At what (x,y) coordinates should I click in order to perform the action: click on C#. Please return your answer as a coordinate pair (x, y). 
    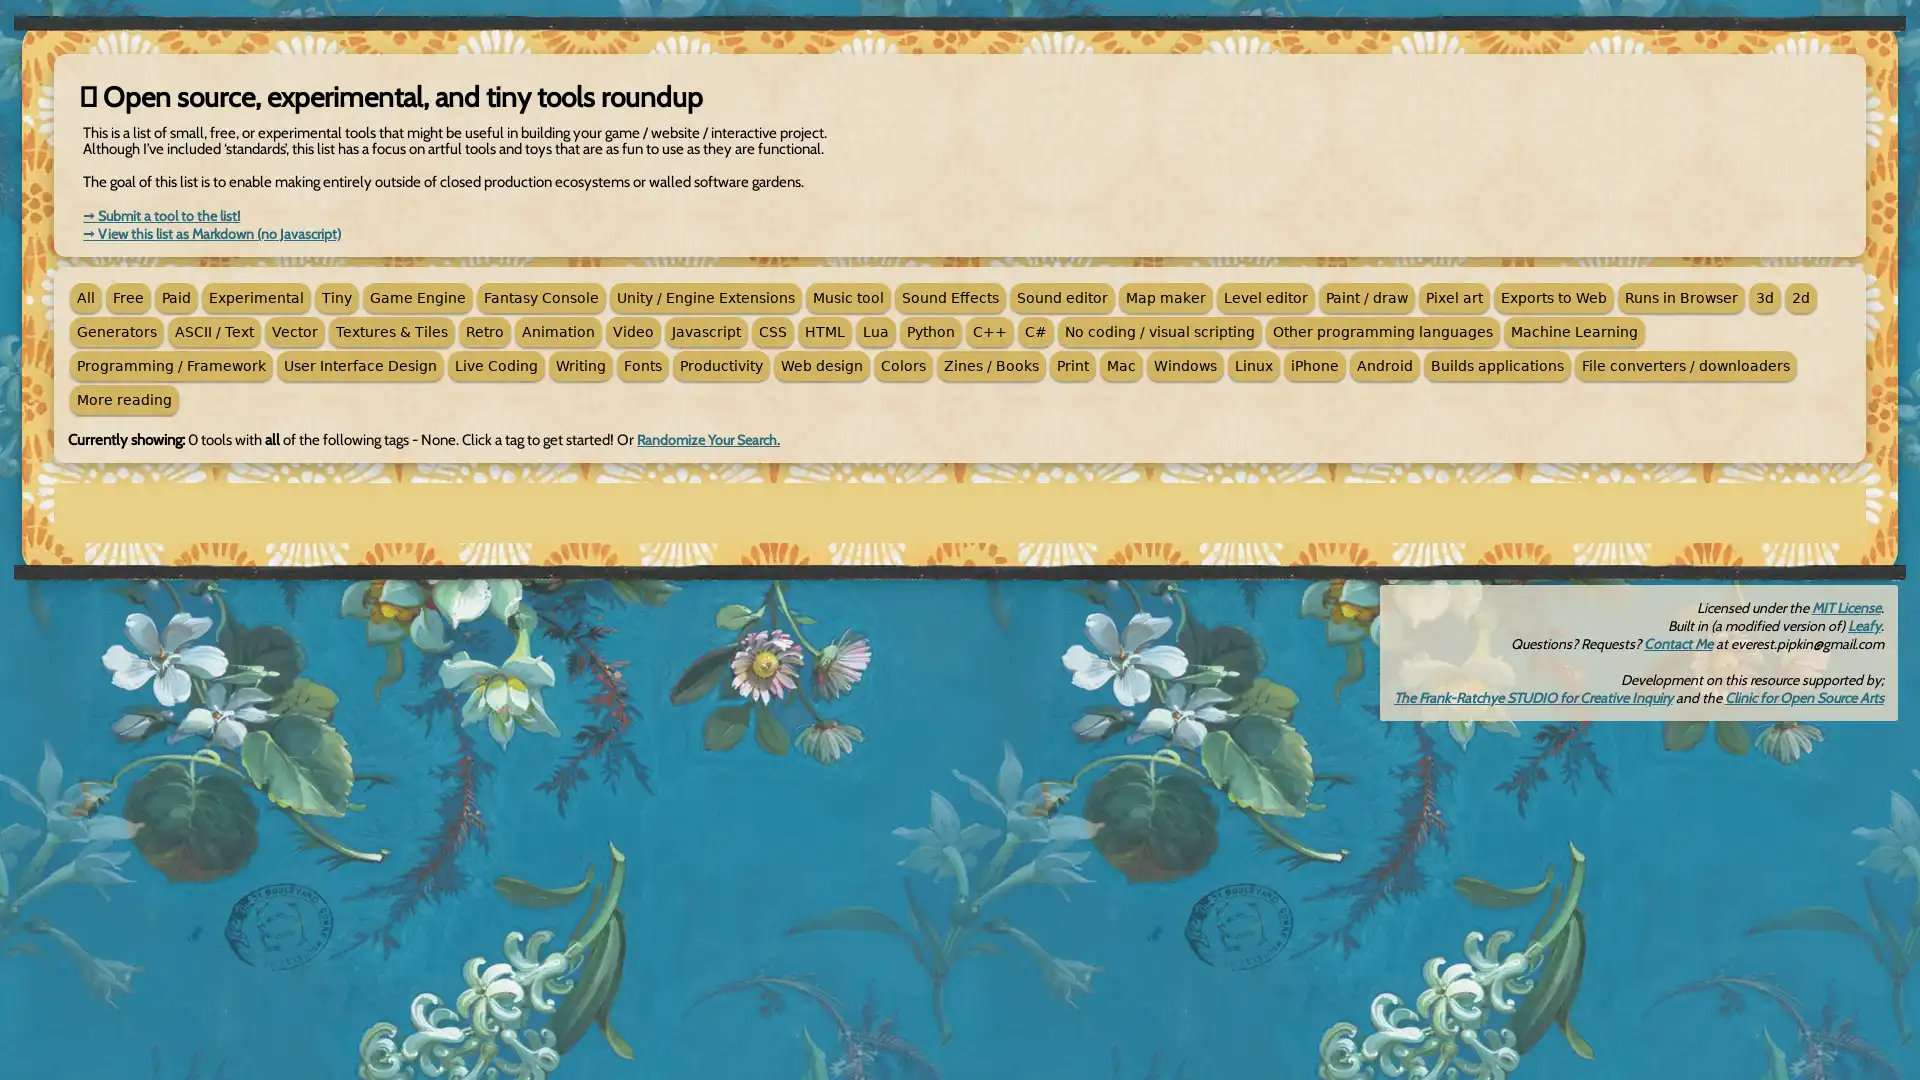
    Looking at the image, I should click on (1036, 330).